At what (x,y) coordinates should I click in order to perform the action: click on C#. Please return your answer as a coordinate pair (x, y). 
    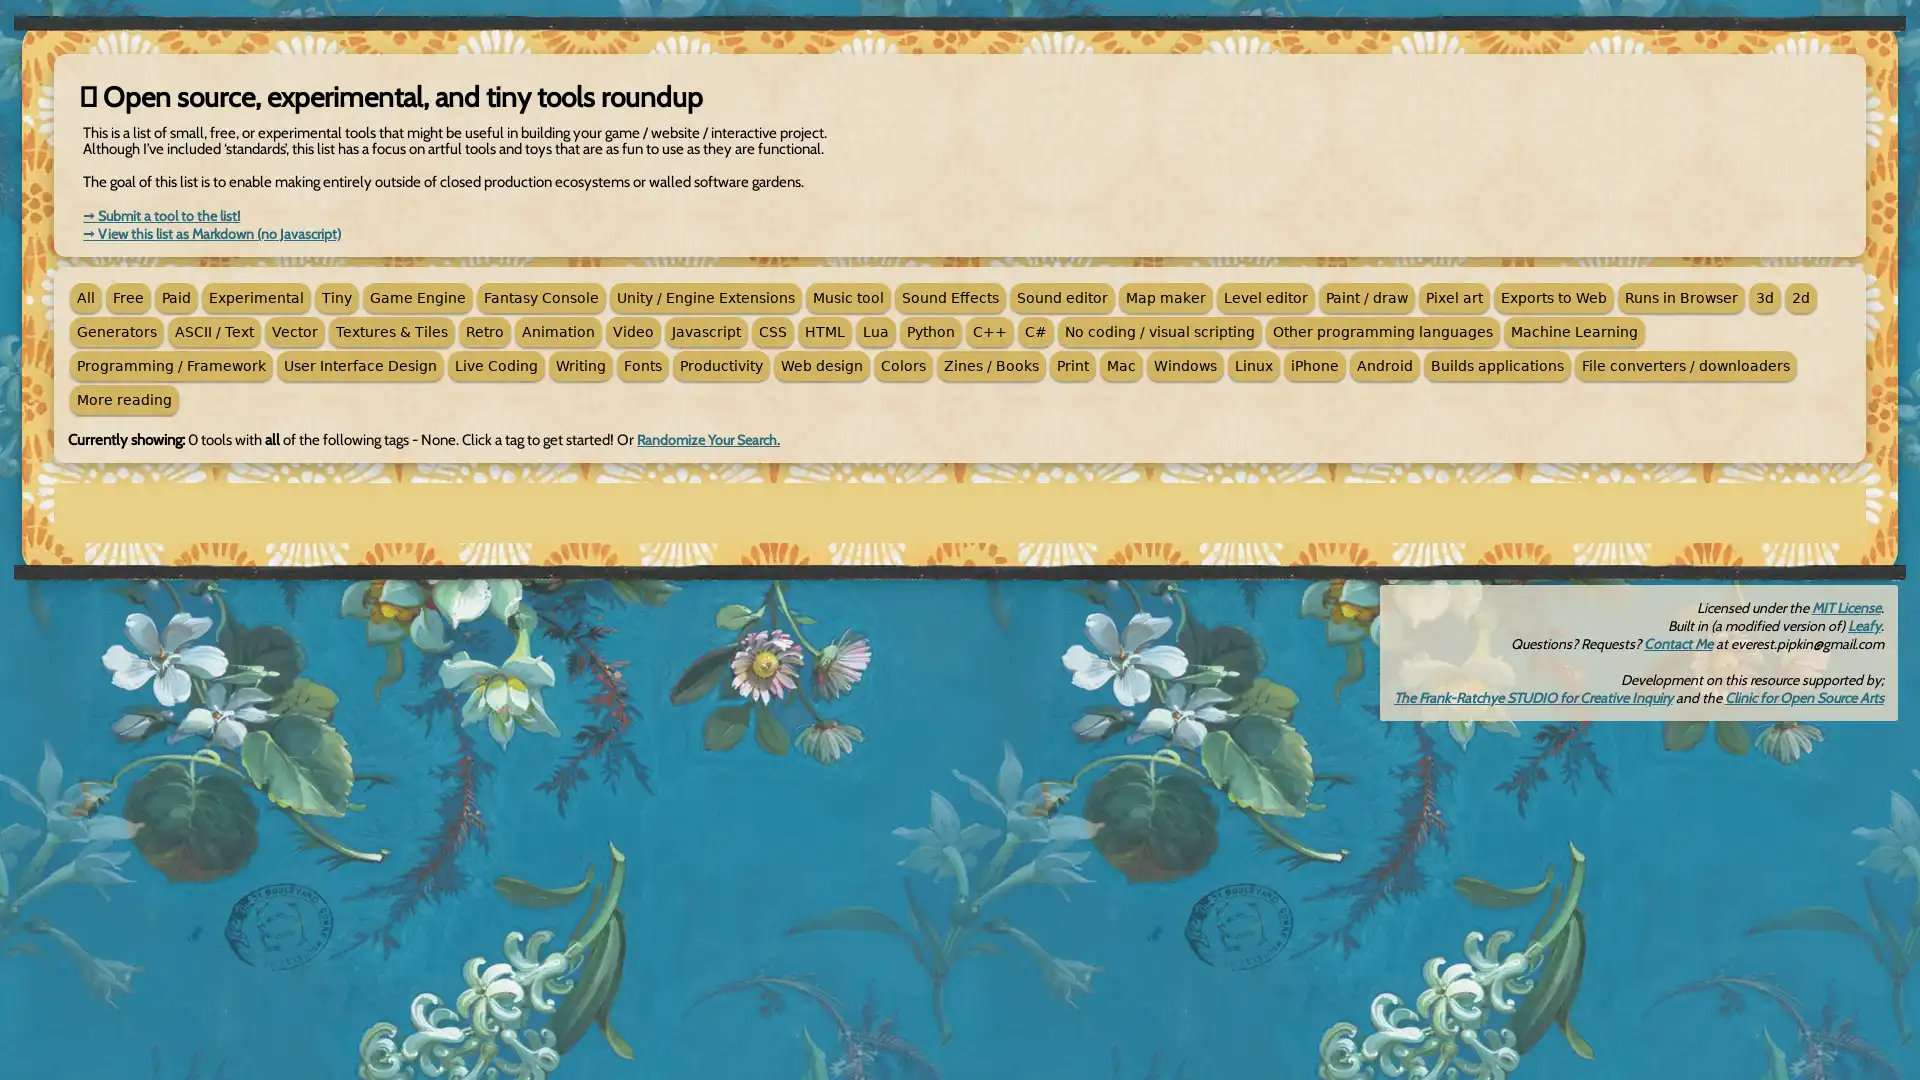
    Looking at the image, I should click on (1036, 330).